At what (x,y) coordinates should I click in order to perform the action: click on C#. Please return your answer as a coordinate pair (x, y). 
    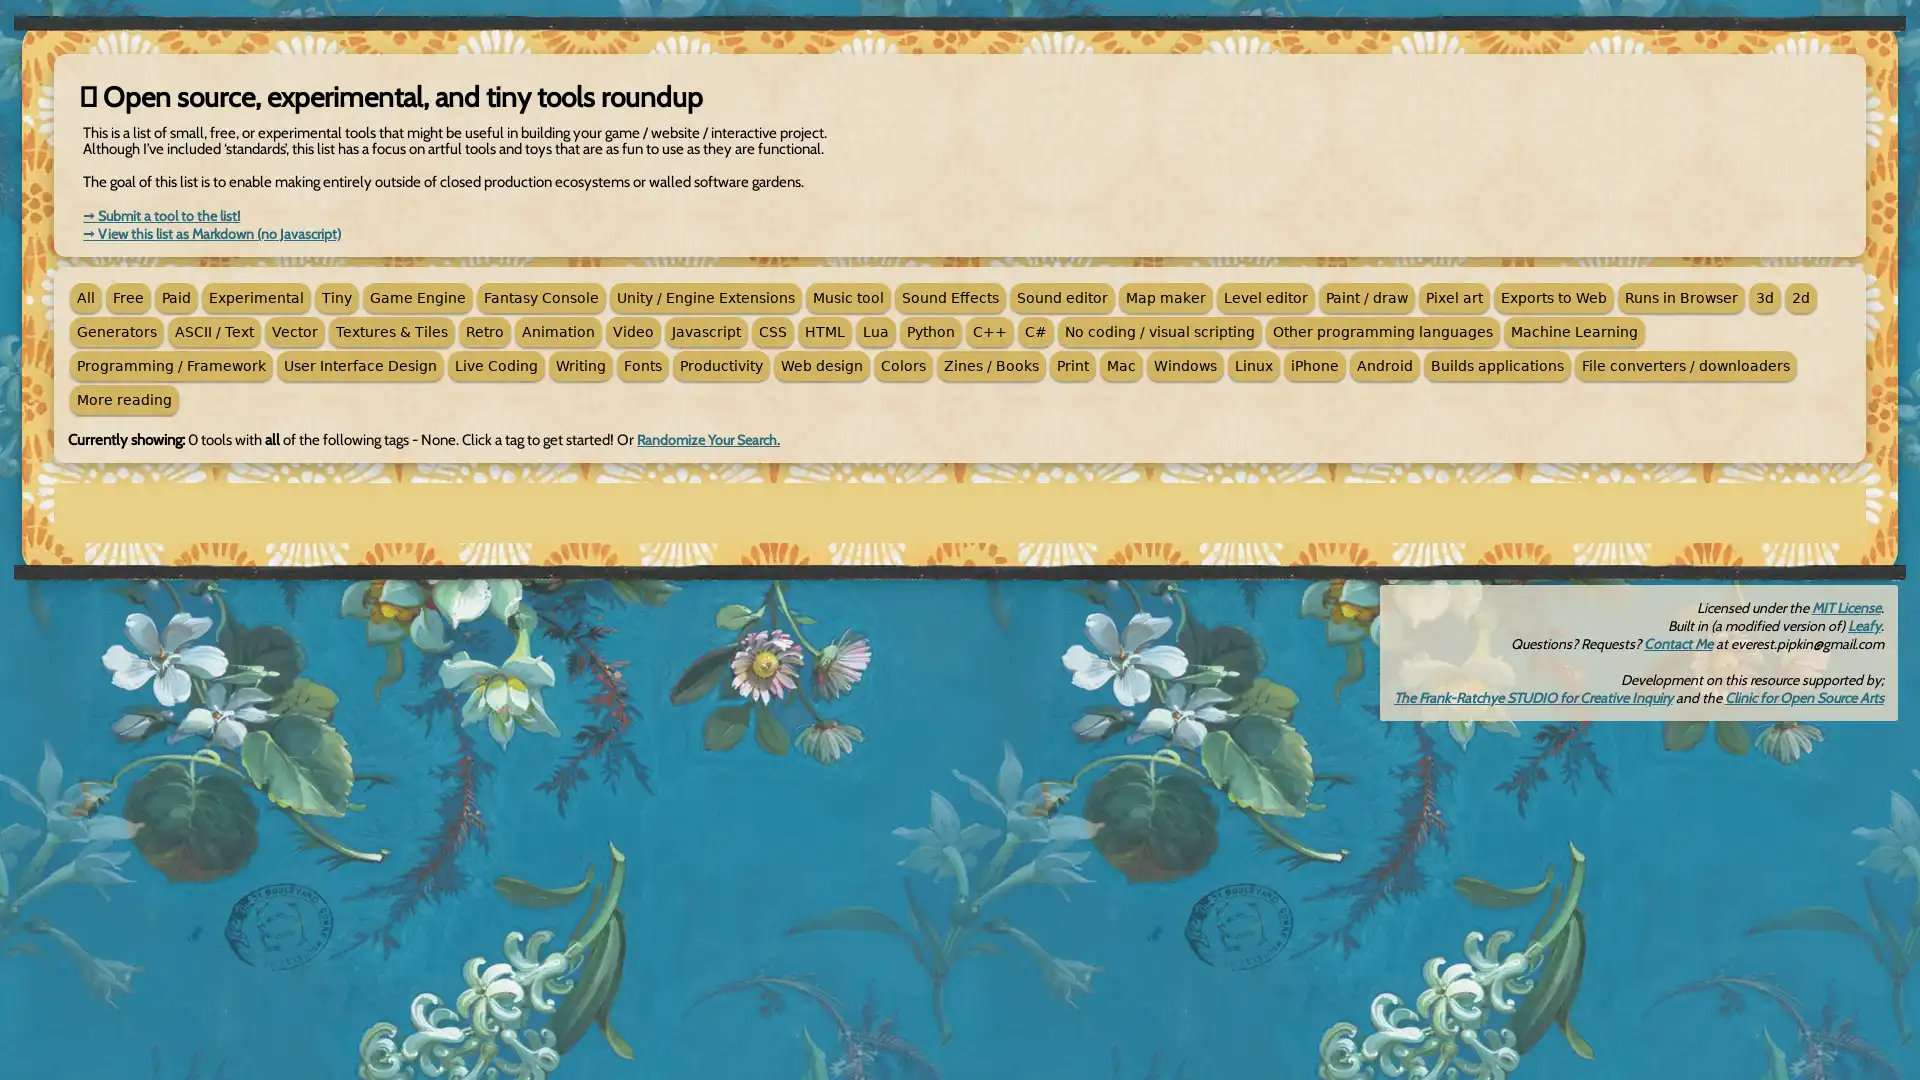
    Looking at the image, I should click on (1036, 330).